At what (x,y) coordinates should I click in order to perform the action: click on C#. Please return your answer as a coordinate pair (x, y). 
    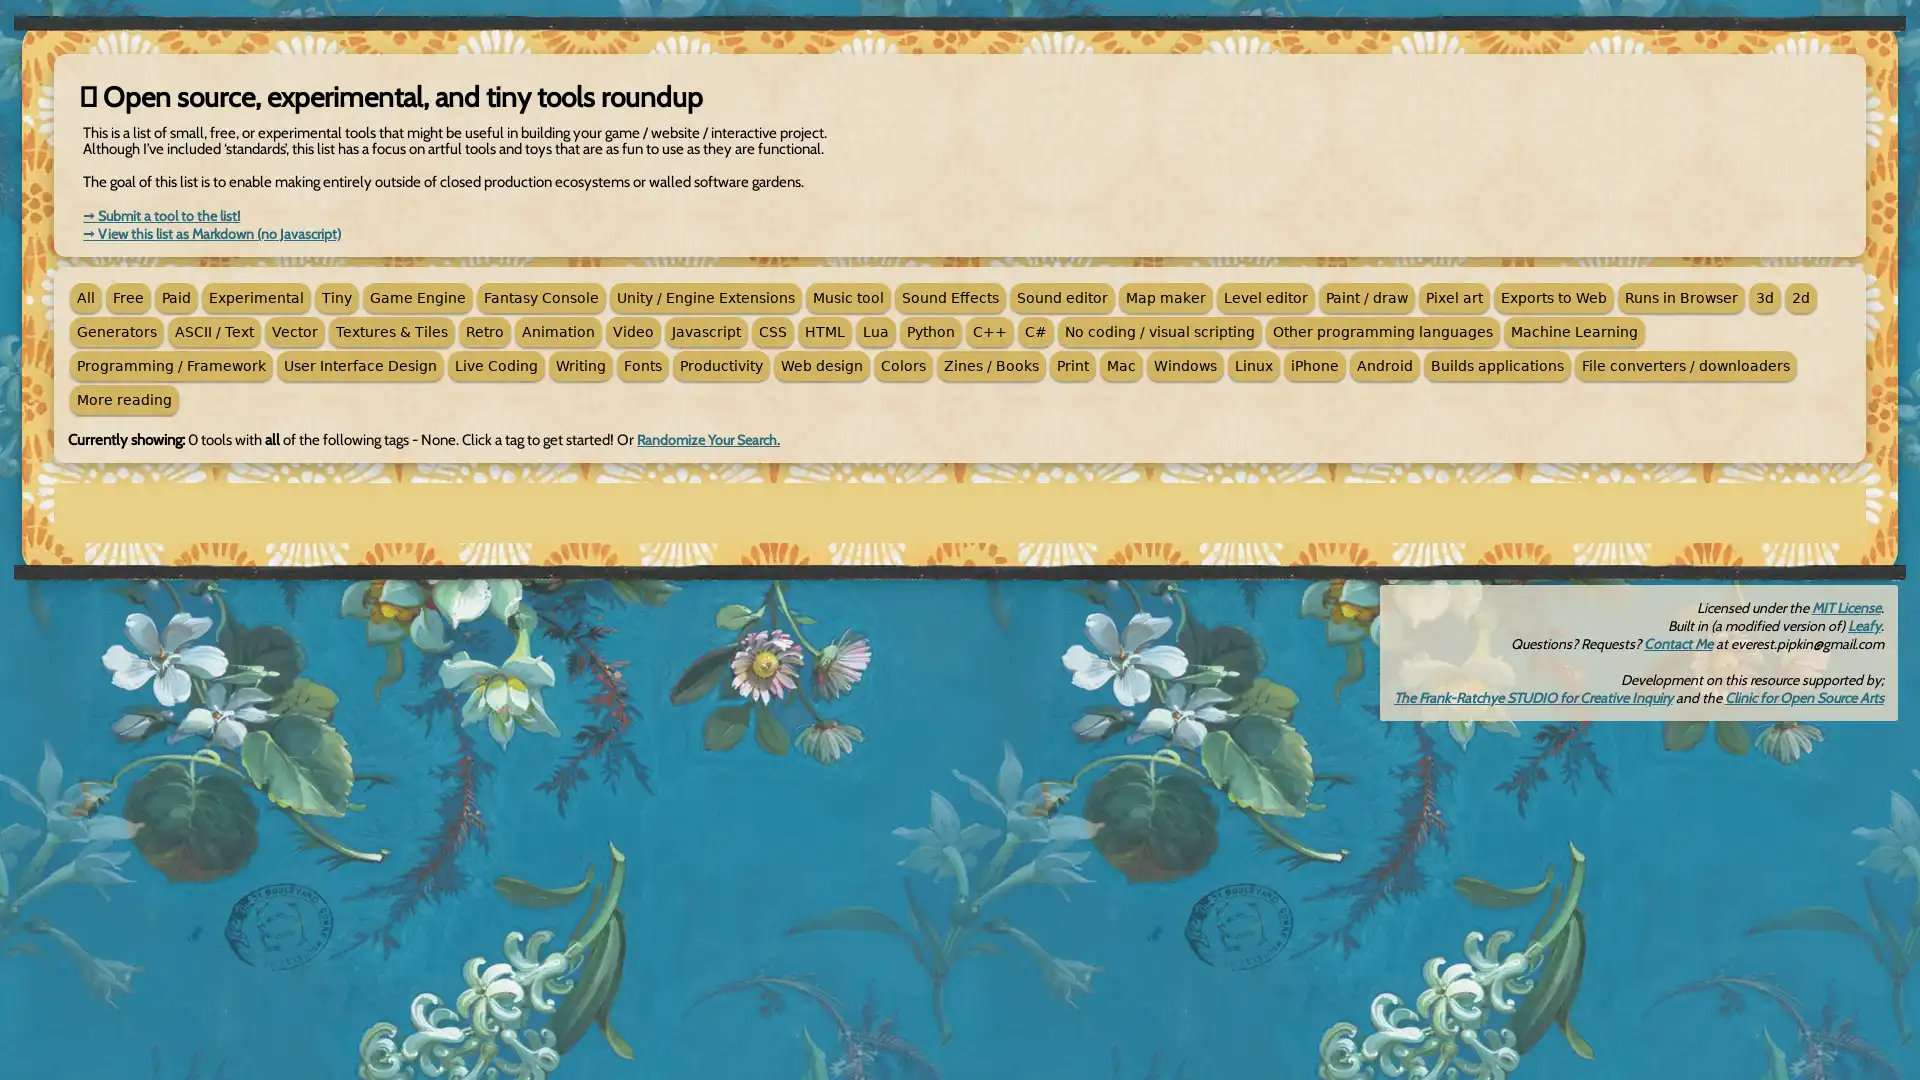
    Looking at the image, I should click on (1036, 330).